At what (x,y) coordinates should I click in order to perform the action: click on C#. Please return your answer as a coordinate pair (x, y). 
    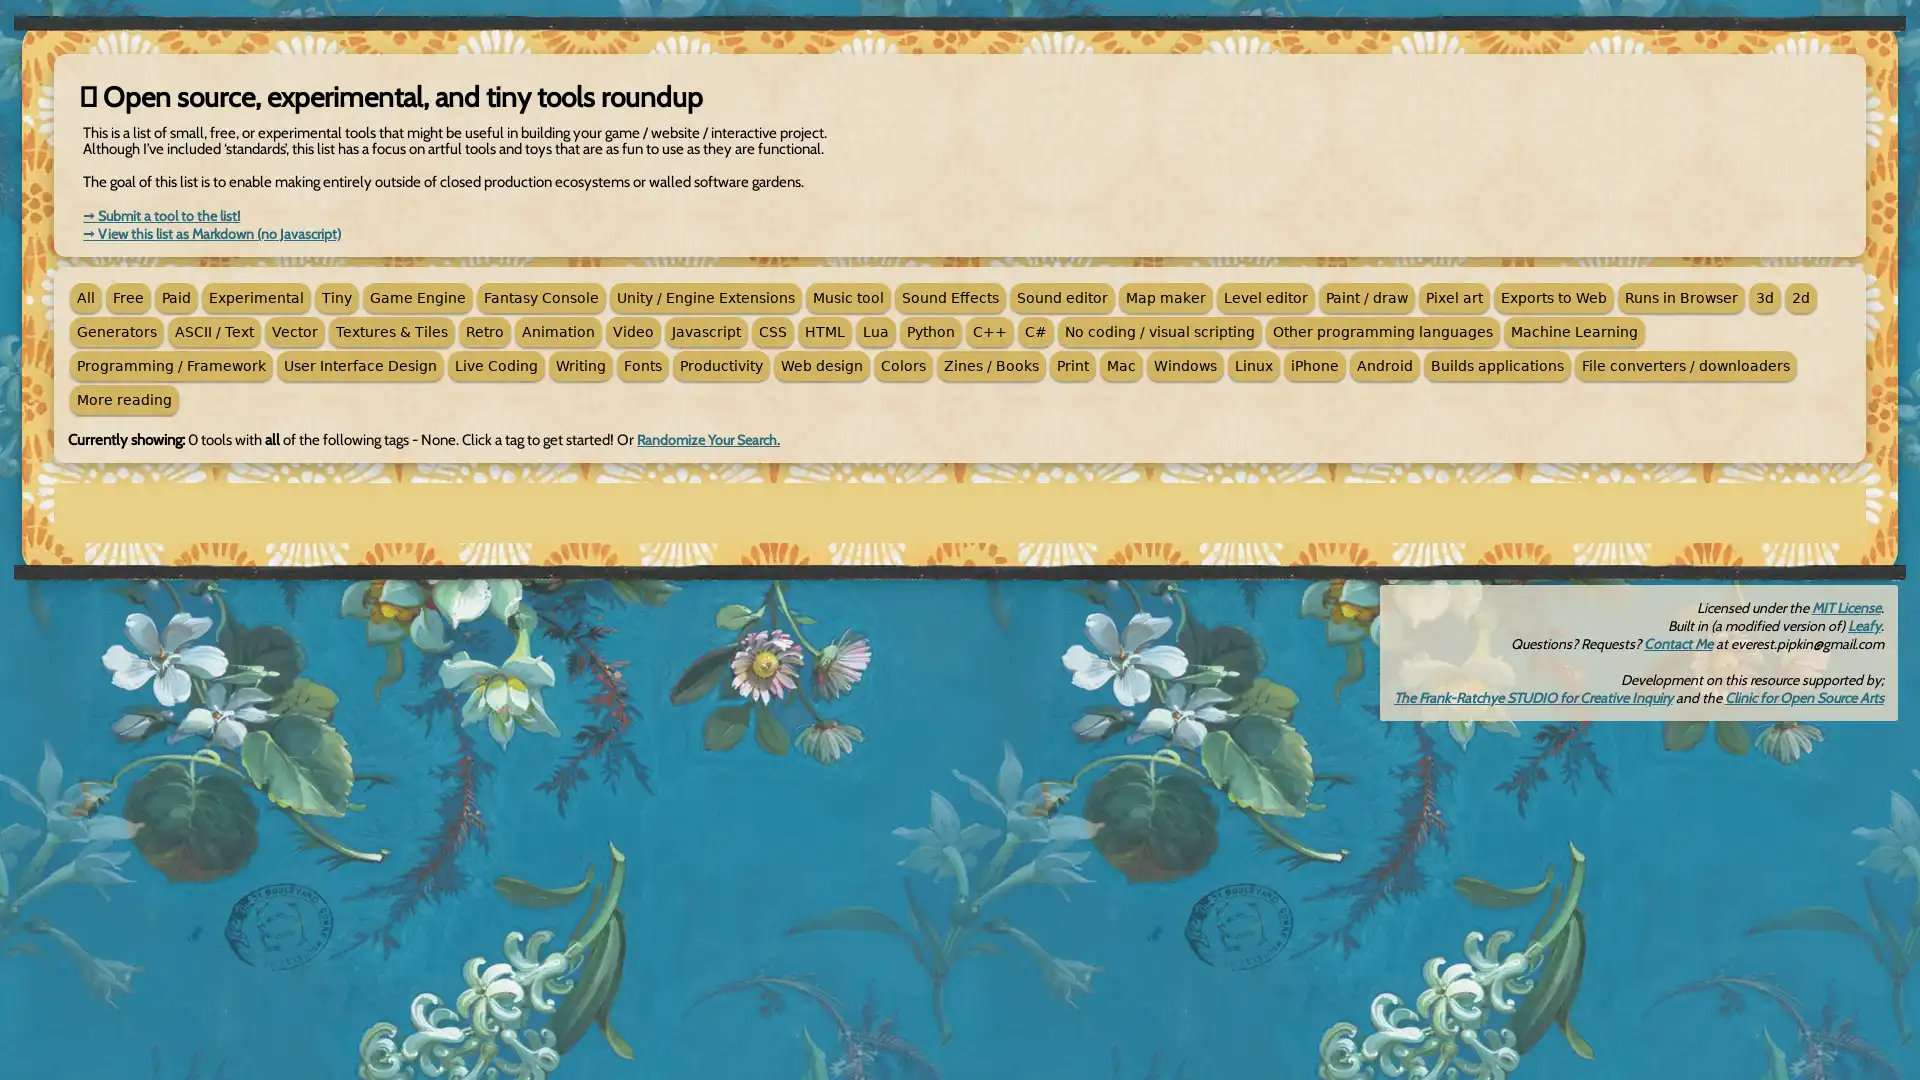
    Looking at the image, I should click on (1036, 330).